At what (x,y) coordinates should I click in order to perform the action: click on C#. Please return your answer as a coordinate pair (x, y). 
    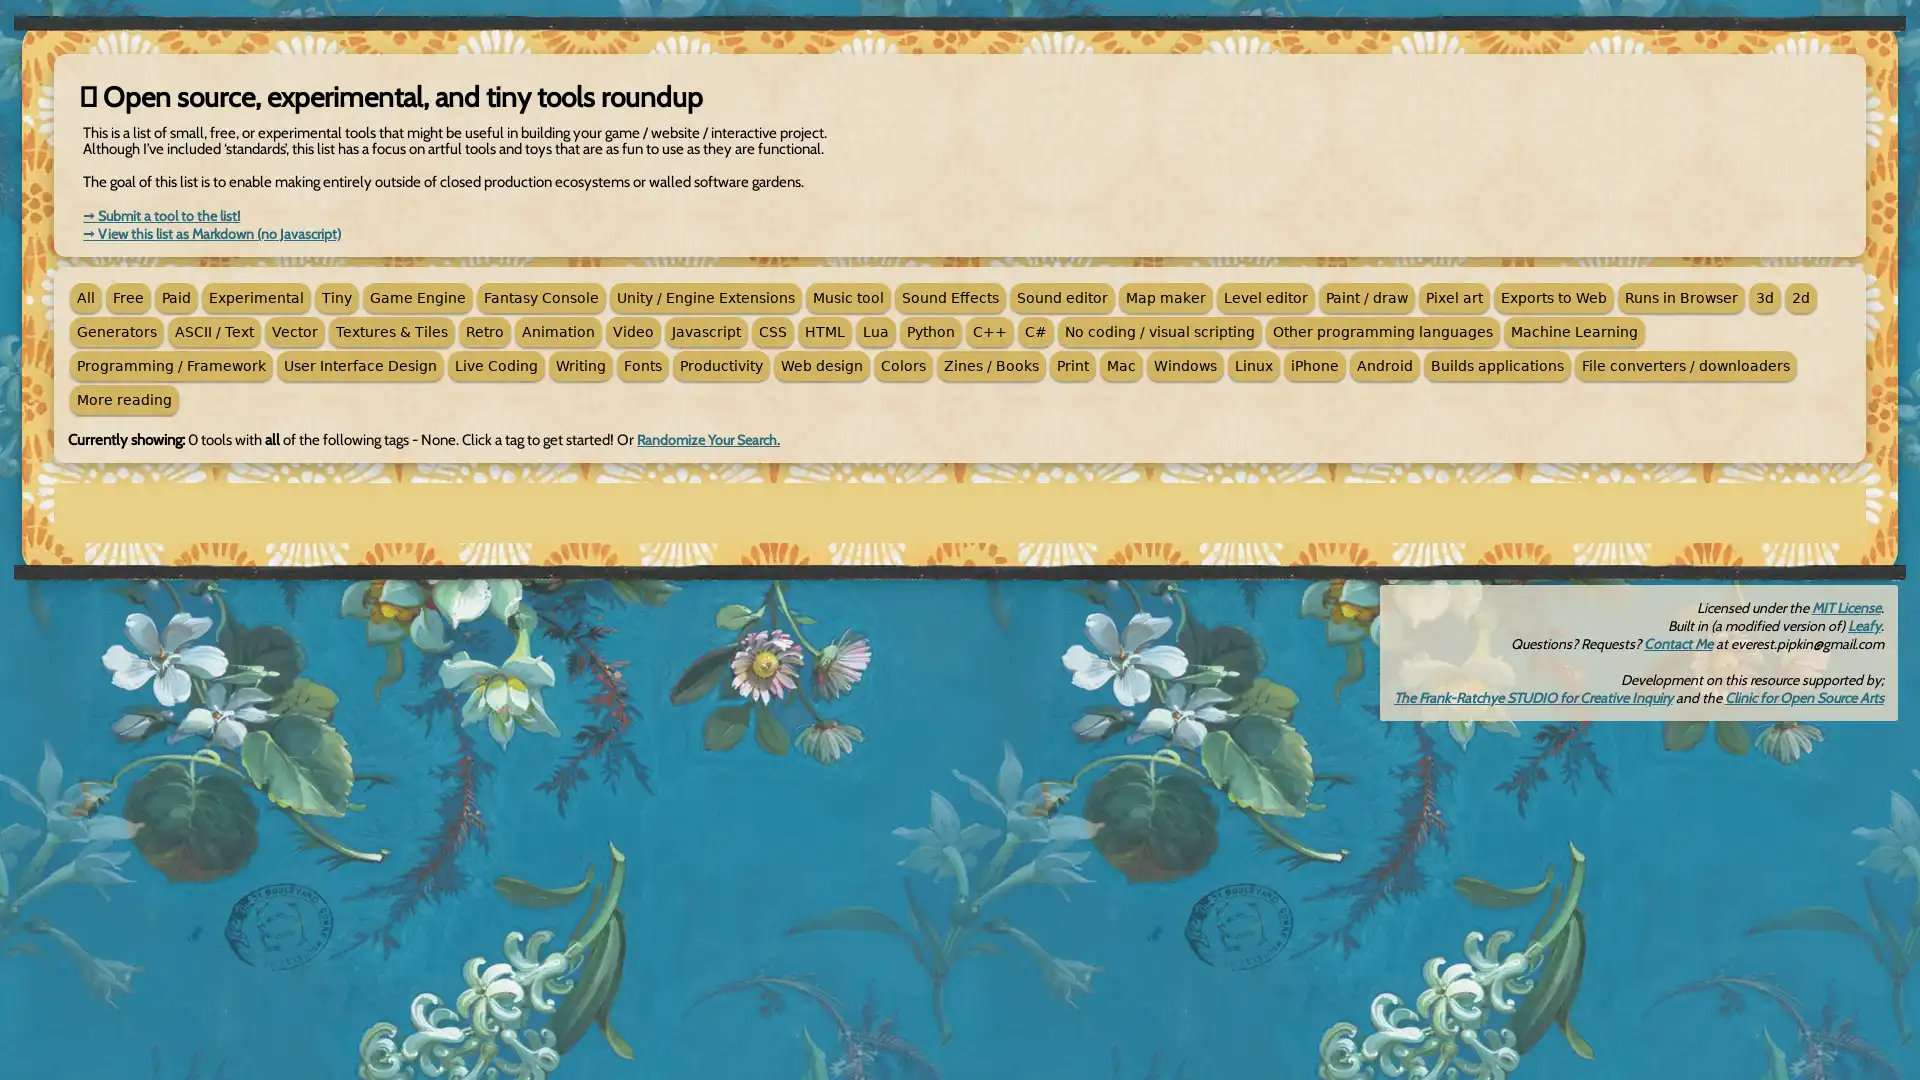
    Looking at the image, I should click on (1036, 330).